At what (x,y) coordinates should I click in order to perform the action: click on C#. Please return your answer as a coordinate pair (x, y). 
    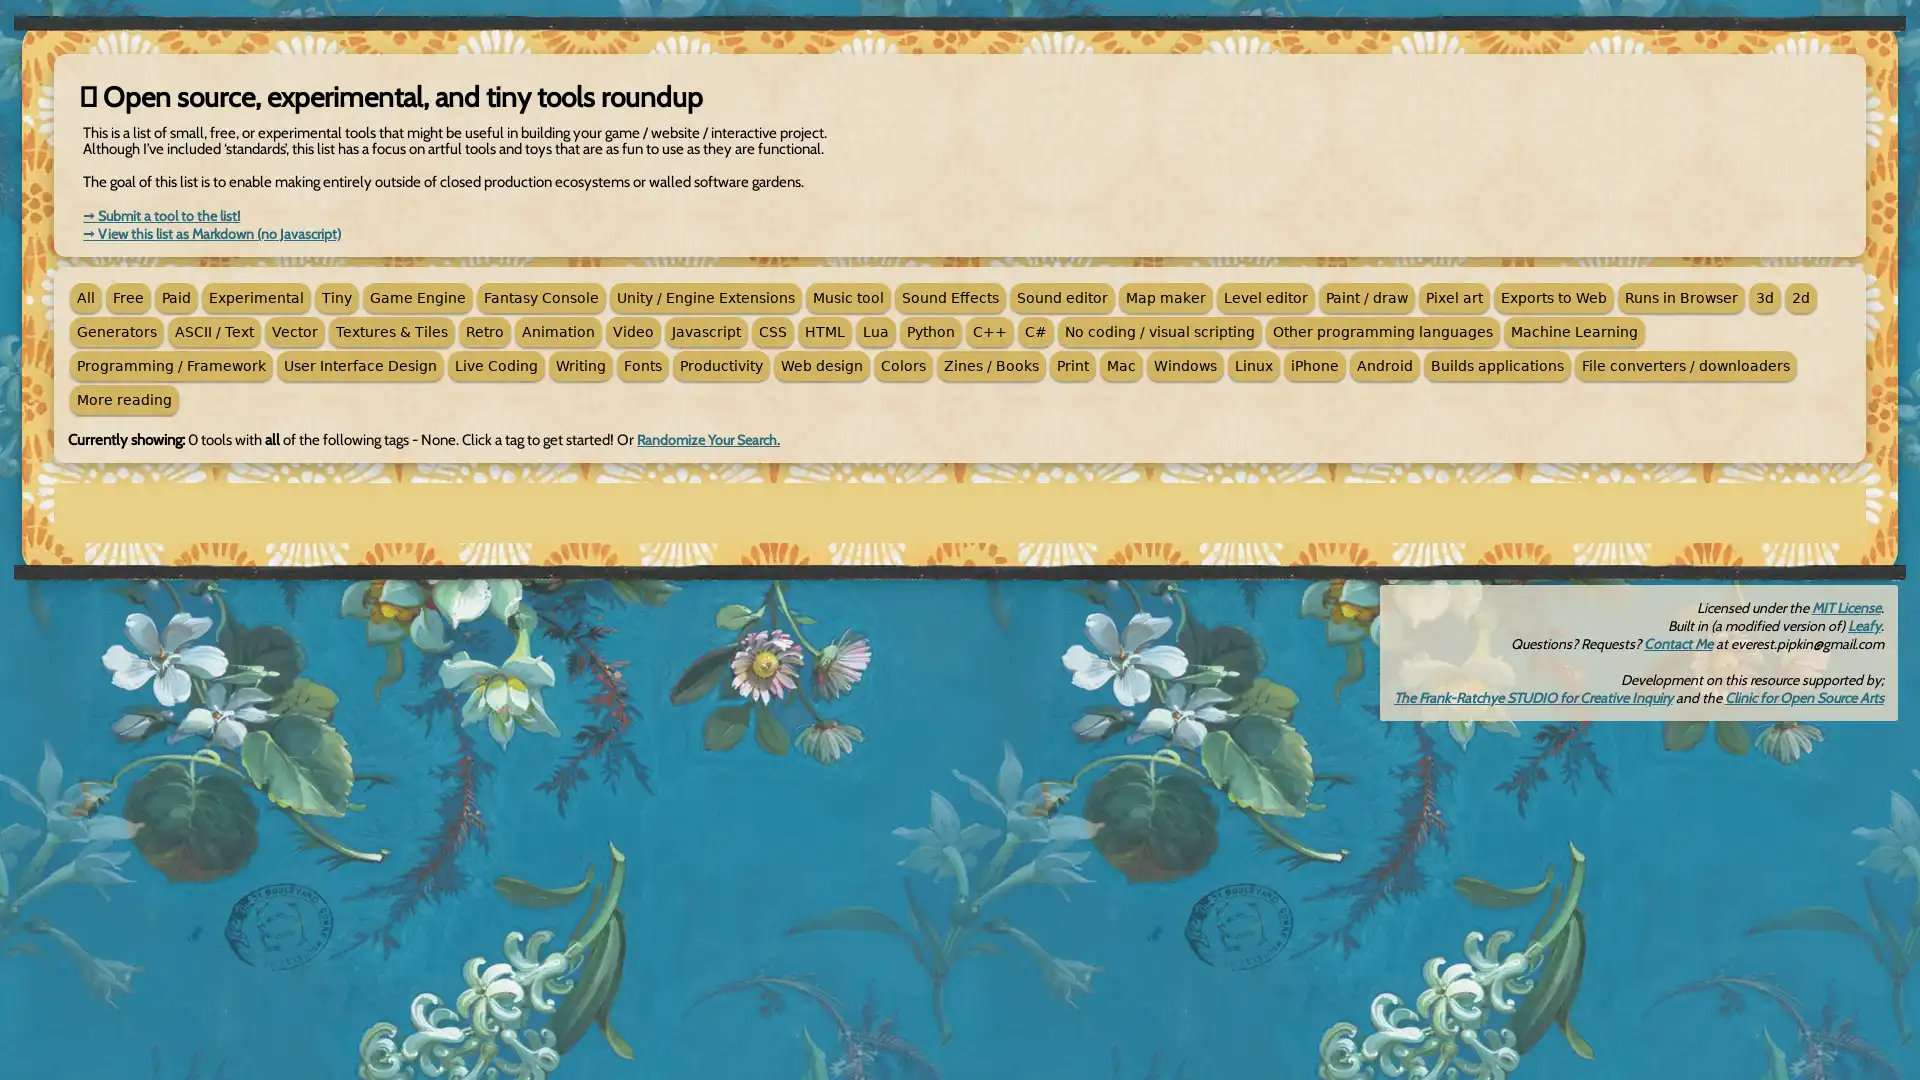
    Looking at the image, I should click on (1036, 330).